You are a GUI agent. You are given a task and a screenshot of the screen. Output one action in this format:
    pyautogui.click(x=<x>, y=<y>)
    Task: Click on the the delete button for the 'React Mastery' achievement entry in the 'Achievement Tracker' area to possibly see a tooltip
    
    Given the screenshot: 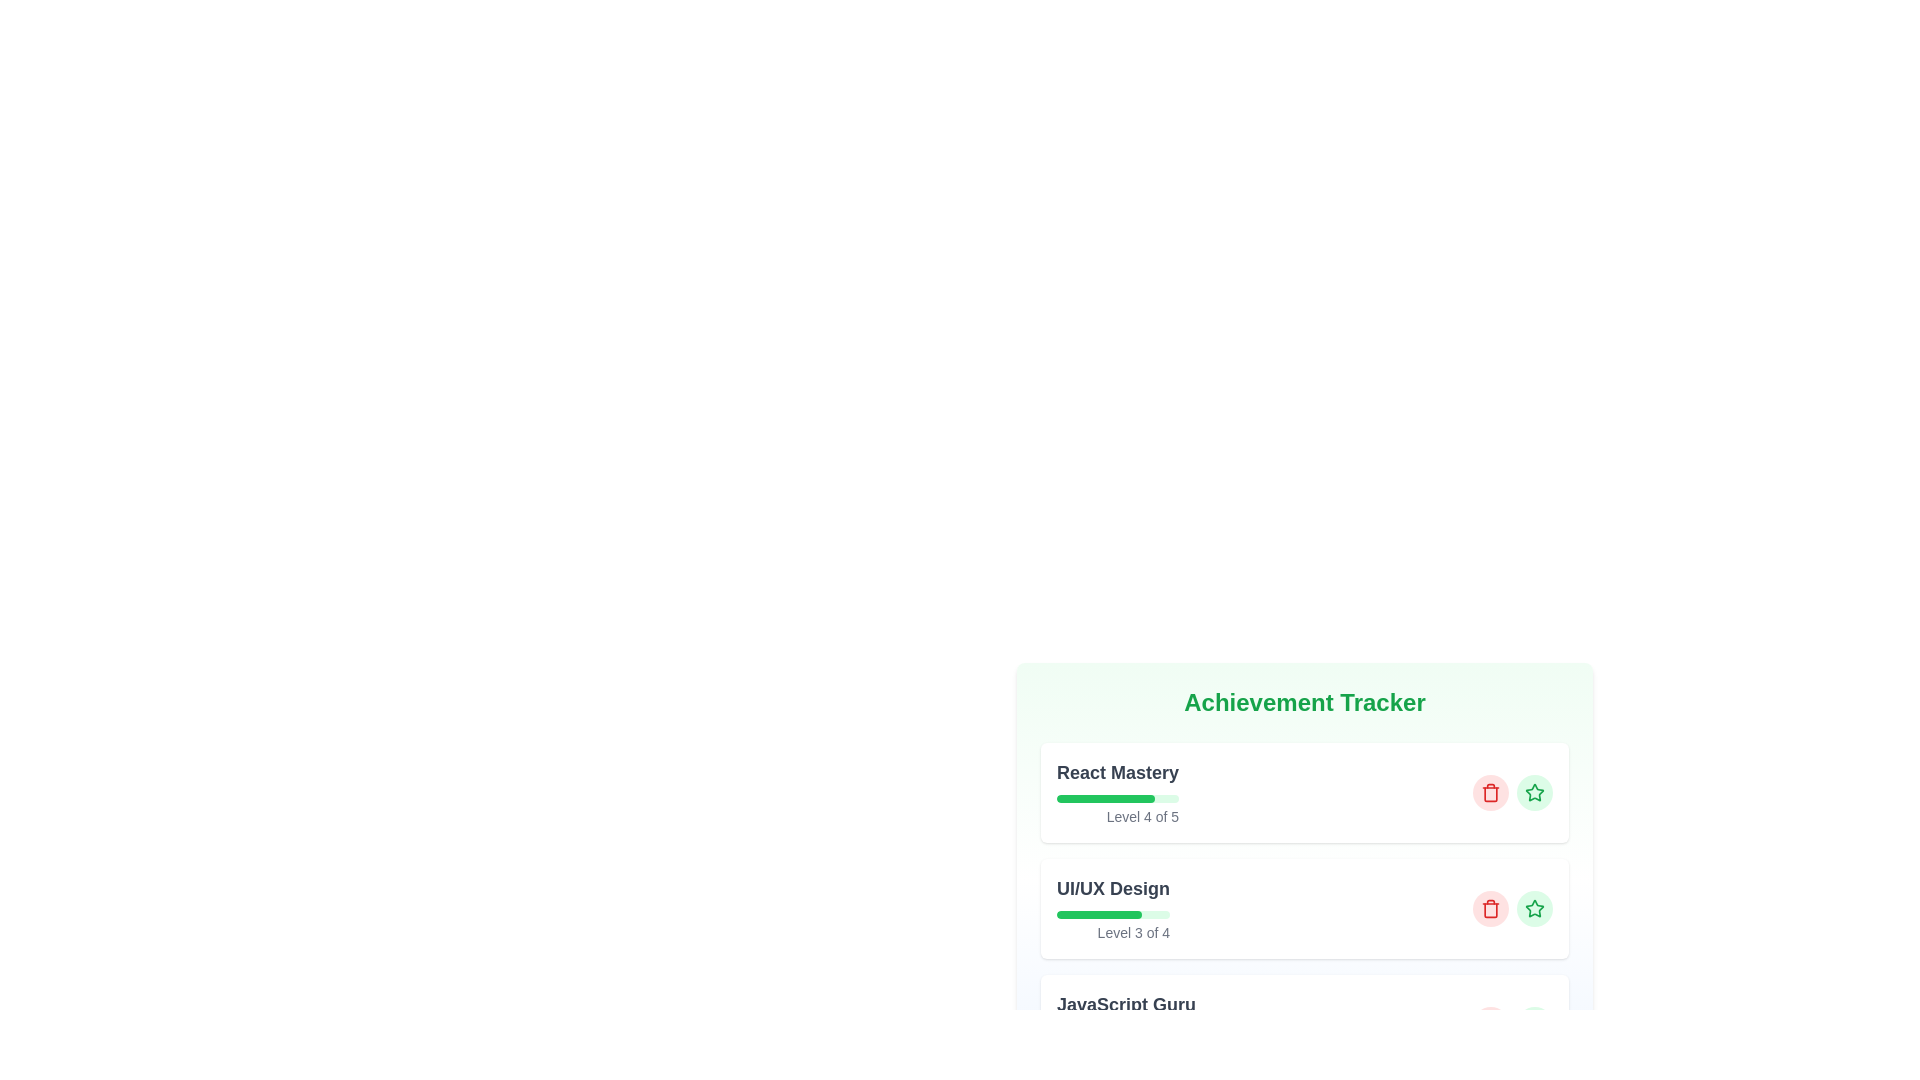 What is the action you would take?
    pyautogui.click(x=1491, y=792)
    